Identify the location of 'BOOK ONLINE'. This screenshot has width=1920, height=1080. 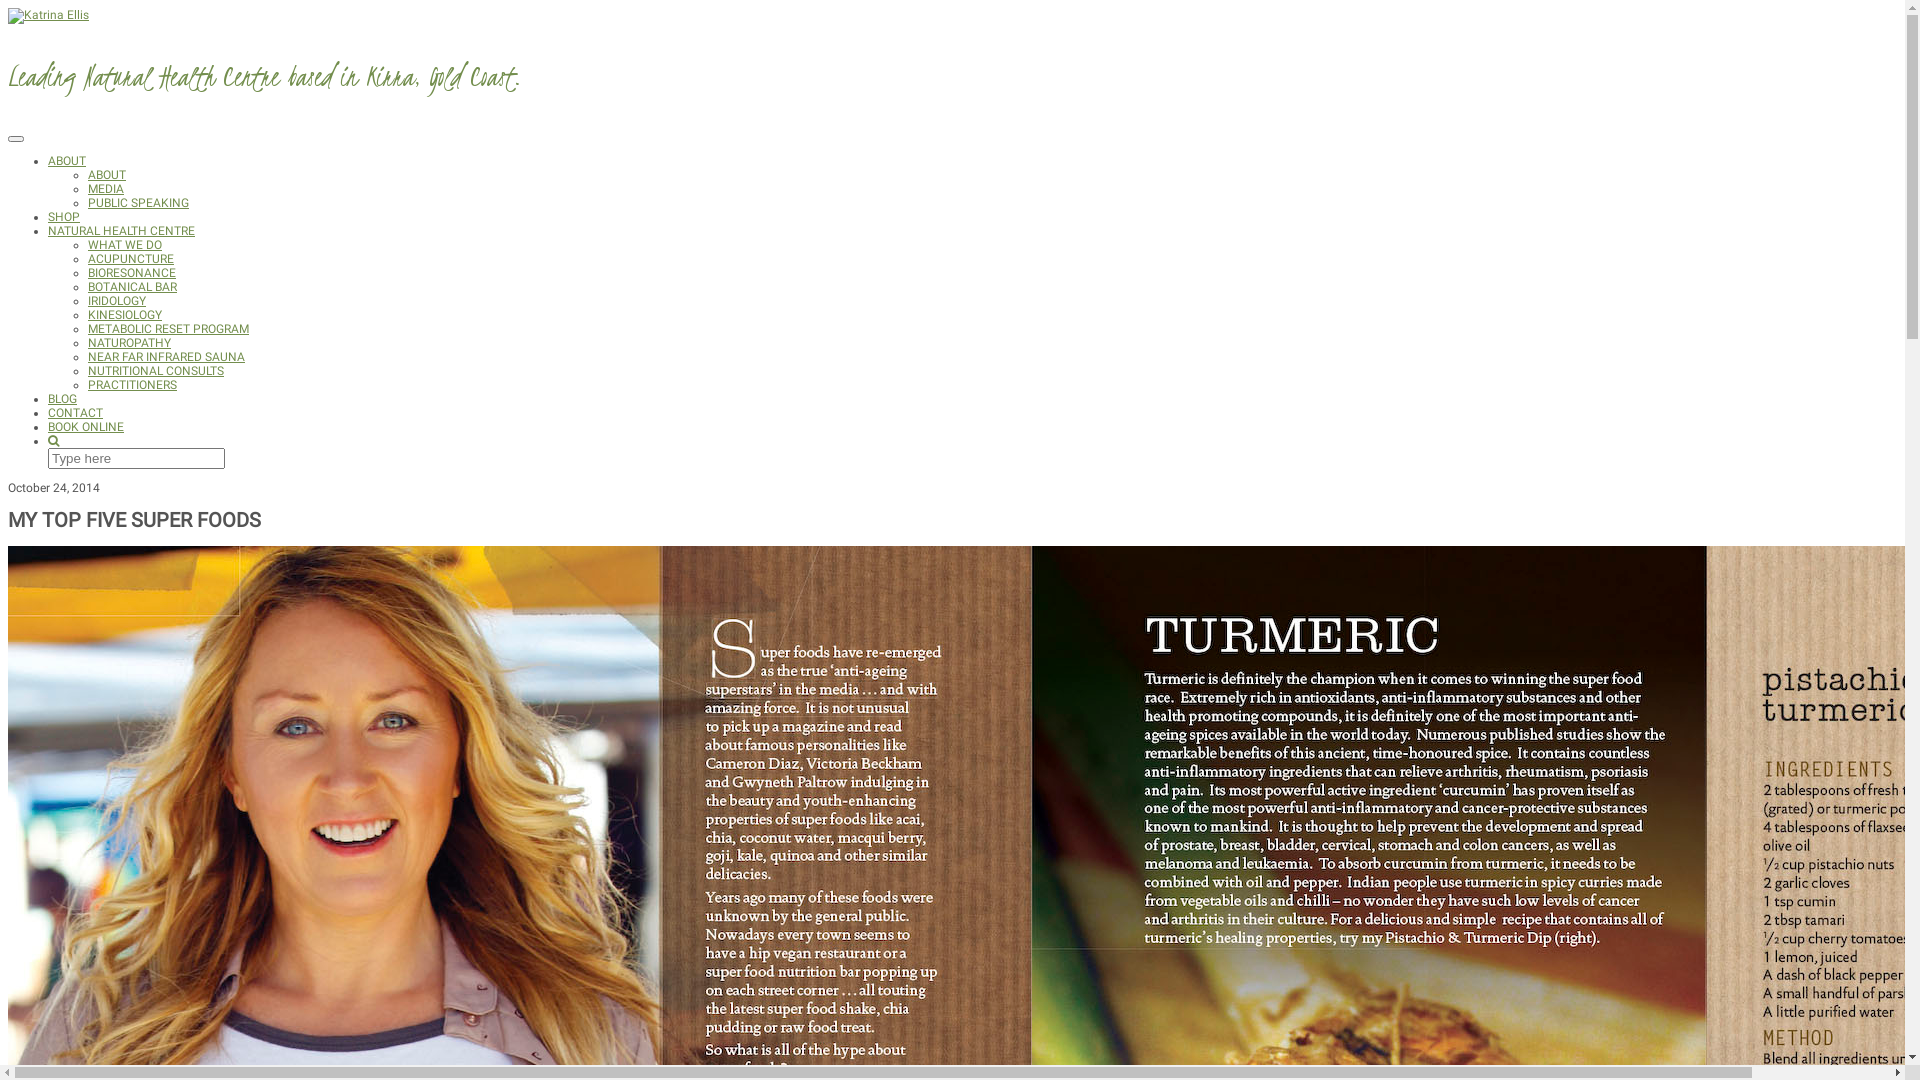
(85, 426).